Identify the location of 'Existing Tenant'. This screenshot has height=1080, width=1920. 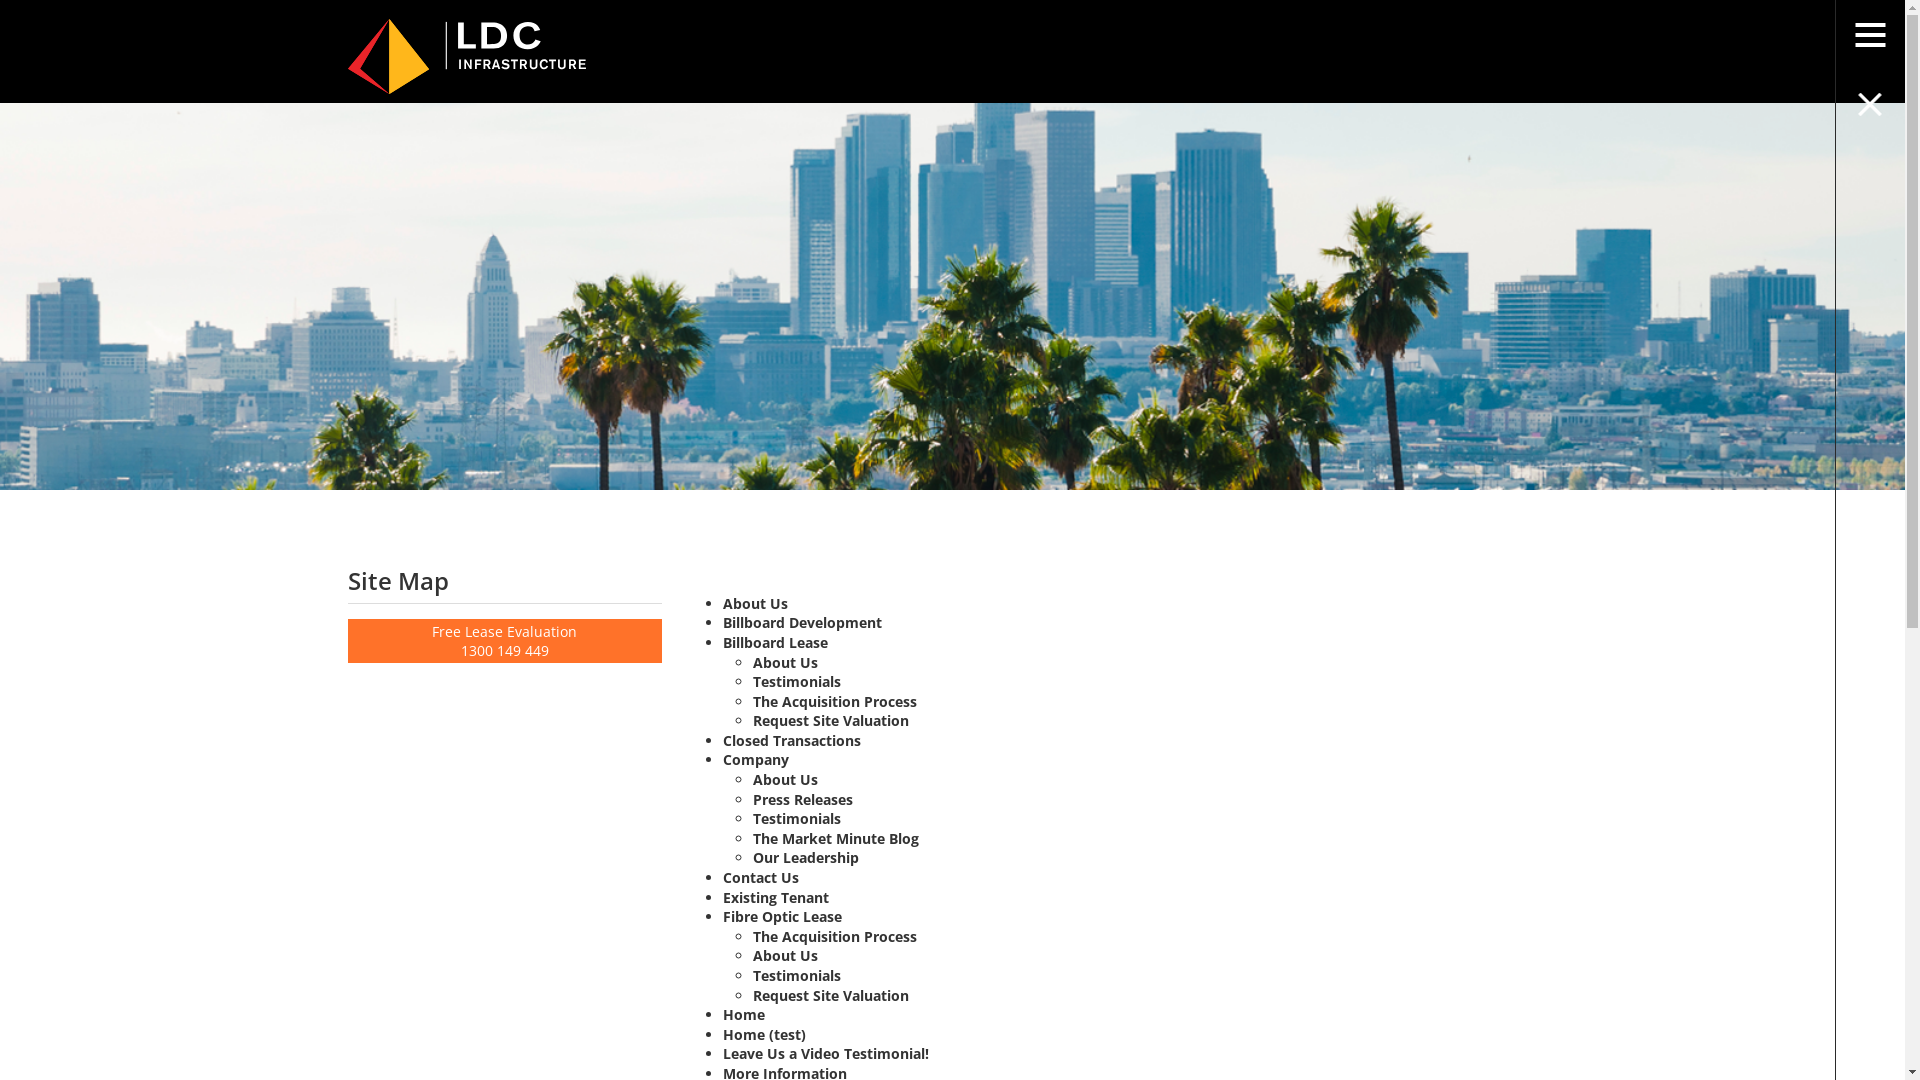
(722, 896).